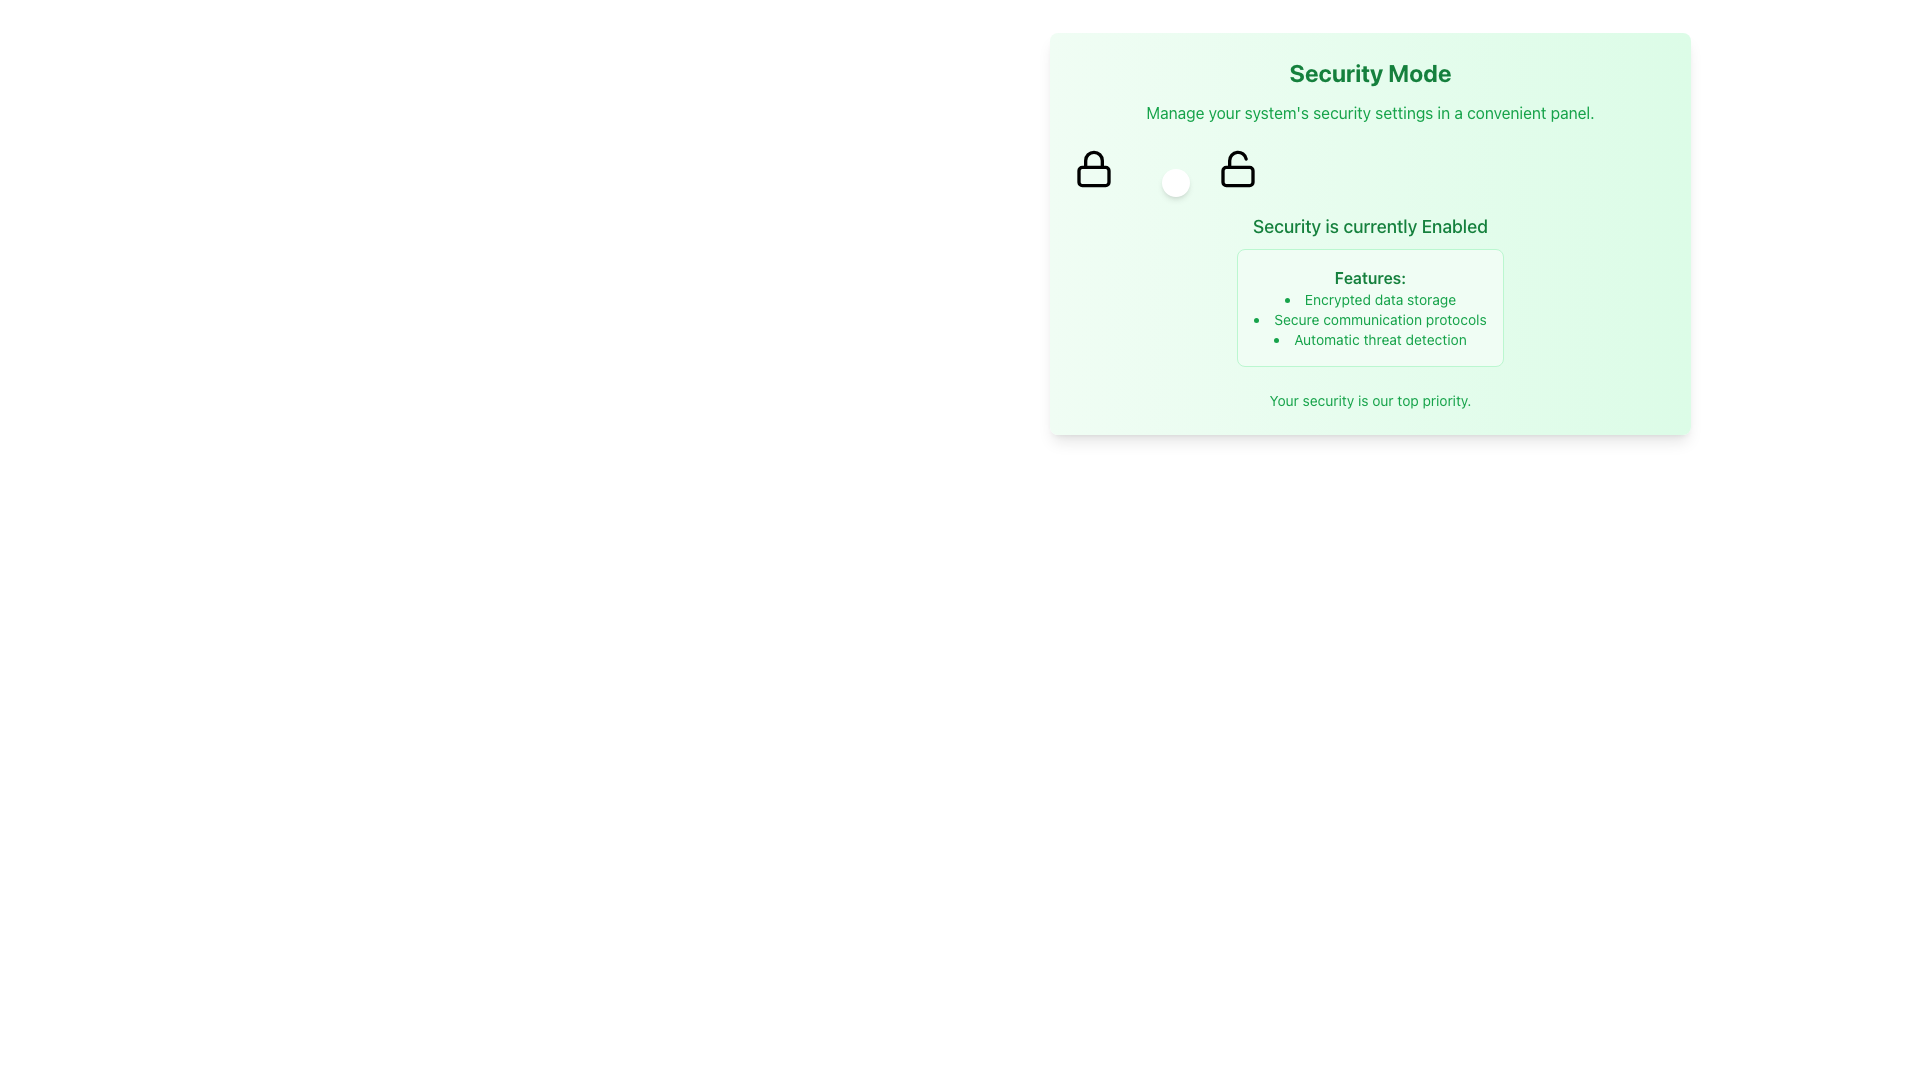 The width and height of the screenshot is (1920, 1080). I want to click on the Informational box with a light green background, rounded corners, and a green border that contains the heading 'Features:' and a bulleted list styled in green text, so click(1369, 308).